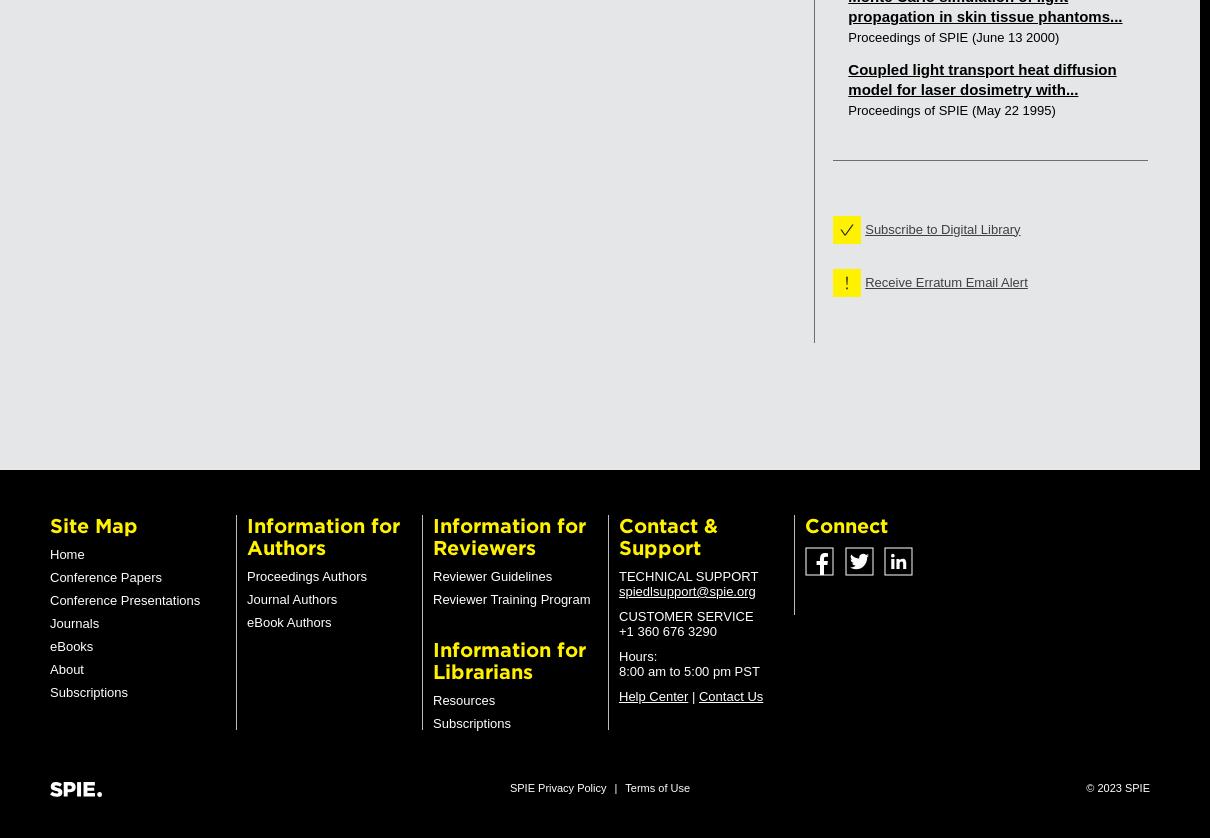 This screenshot has height=838, width=1210. Describe the element at coordinates (687, 670) in the screenshot. I see `'8:00 am to 5:00 pm PST'` at that location.